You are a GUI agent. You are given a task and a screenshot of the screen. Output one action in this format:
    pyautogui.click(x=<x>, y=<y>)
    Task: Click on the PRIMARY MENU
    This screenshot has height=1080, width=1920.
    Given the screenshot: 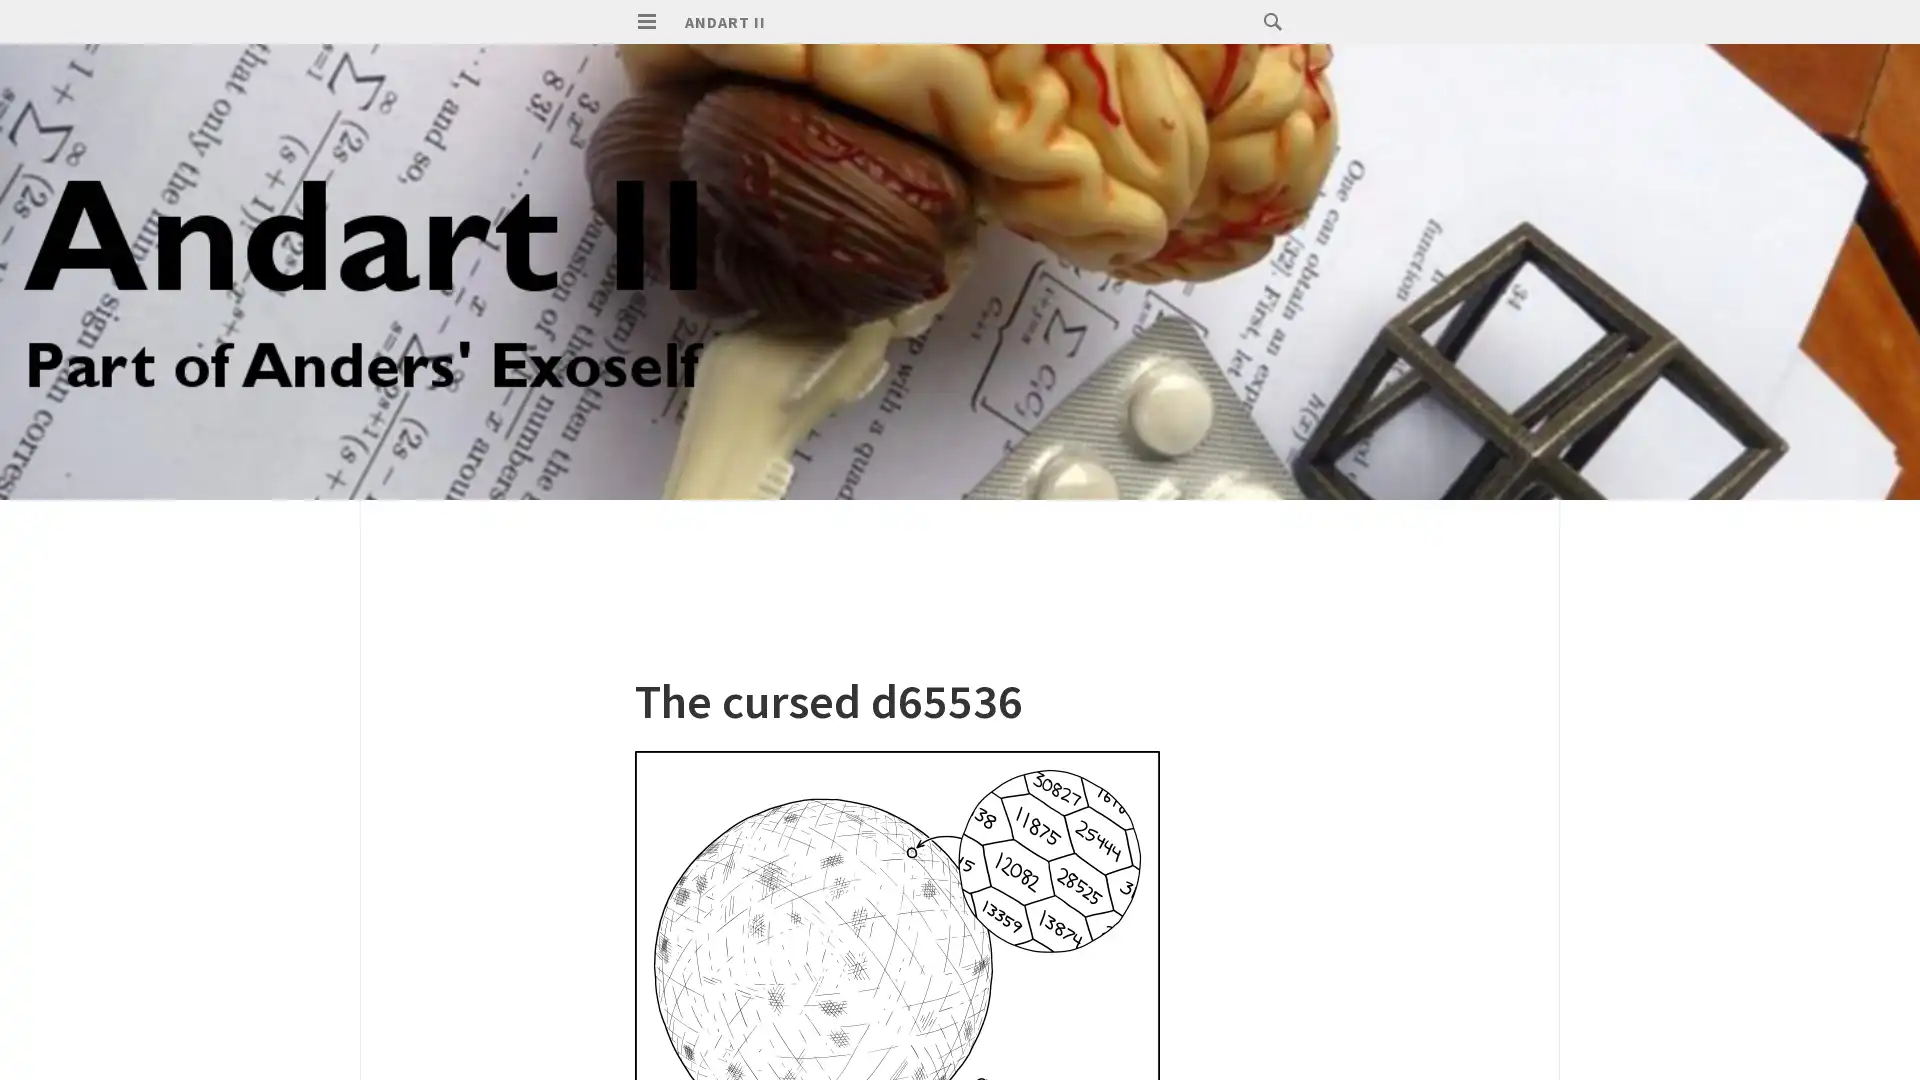 What is the action you would take?
    pyautogui.click(x=647, y=22)
    